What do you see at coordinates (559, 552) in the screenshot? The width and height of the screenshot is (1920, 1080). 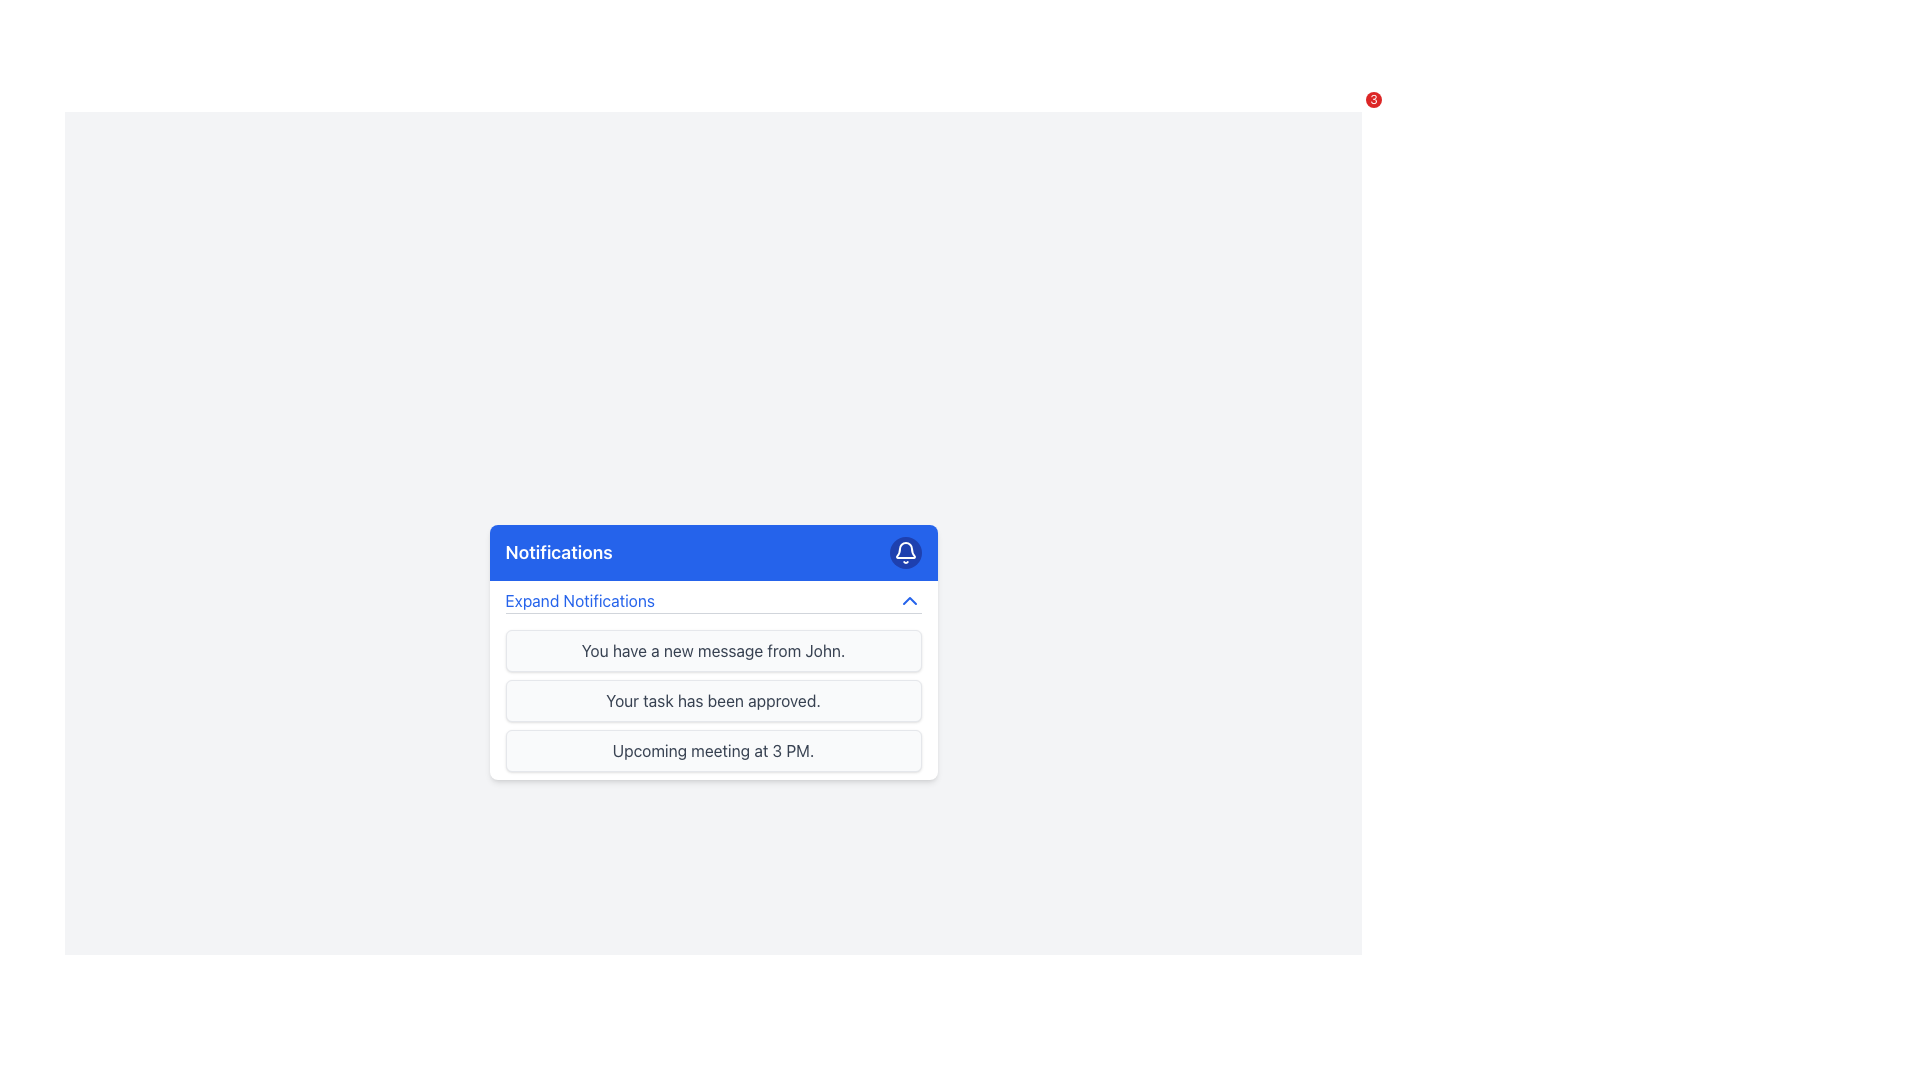 I see `the text label located at the top-left corner of the blue header bar within the notification widget, which serves as a heading for the section below` at bounding box center [559, 552].